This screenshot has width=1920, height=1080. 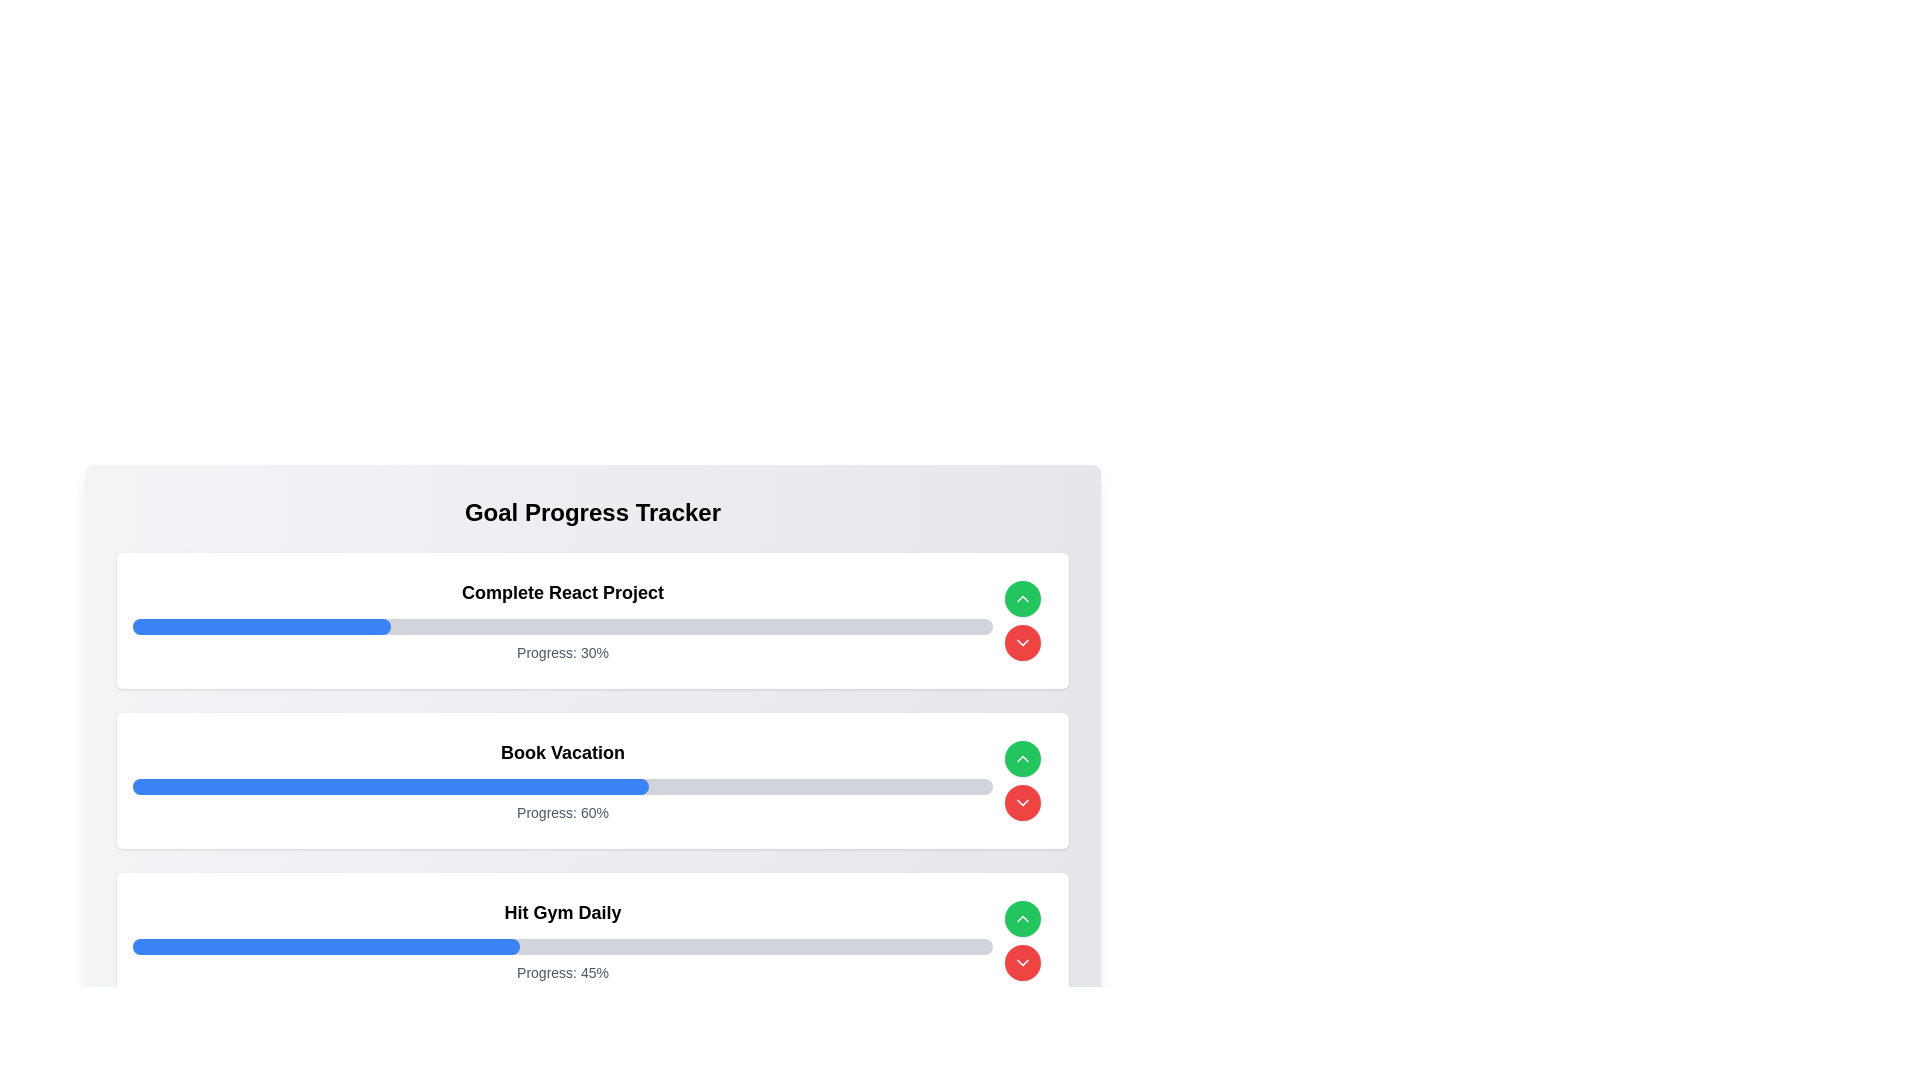 What do you see at coordinates (1022, 801) in the screenshot?
I see `the downward-pointing chevron icon located in the red circular button at the bottom right corner of the 'Complete React Project' progress tracker item` at bounding box center [1022, 801].